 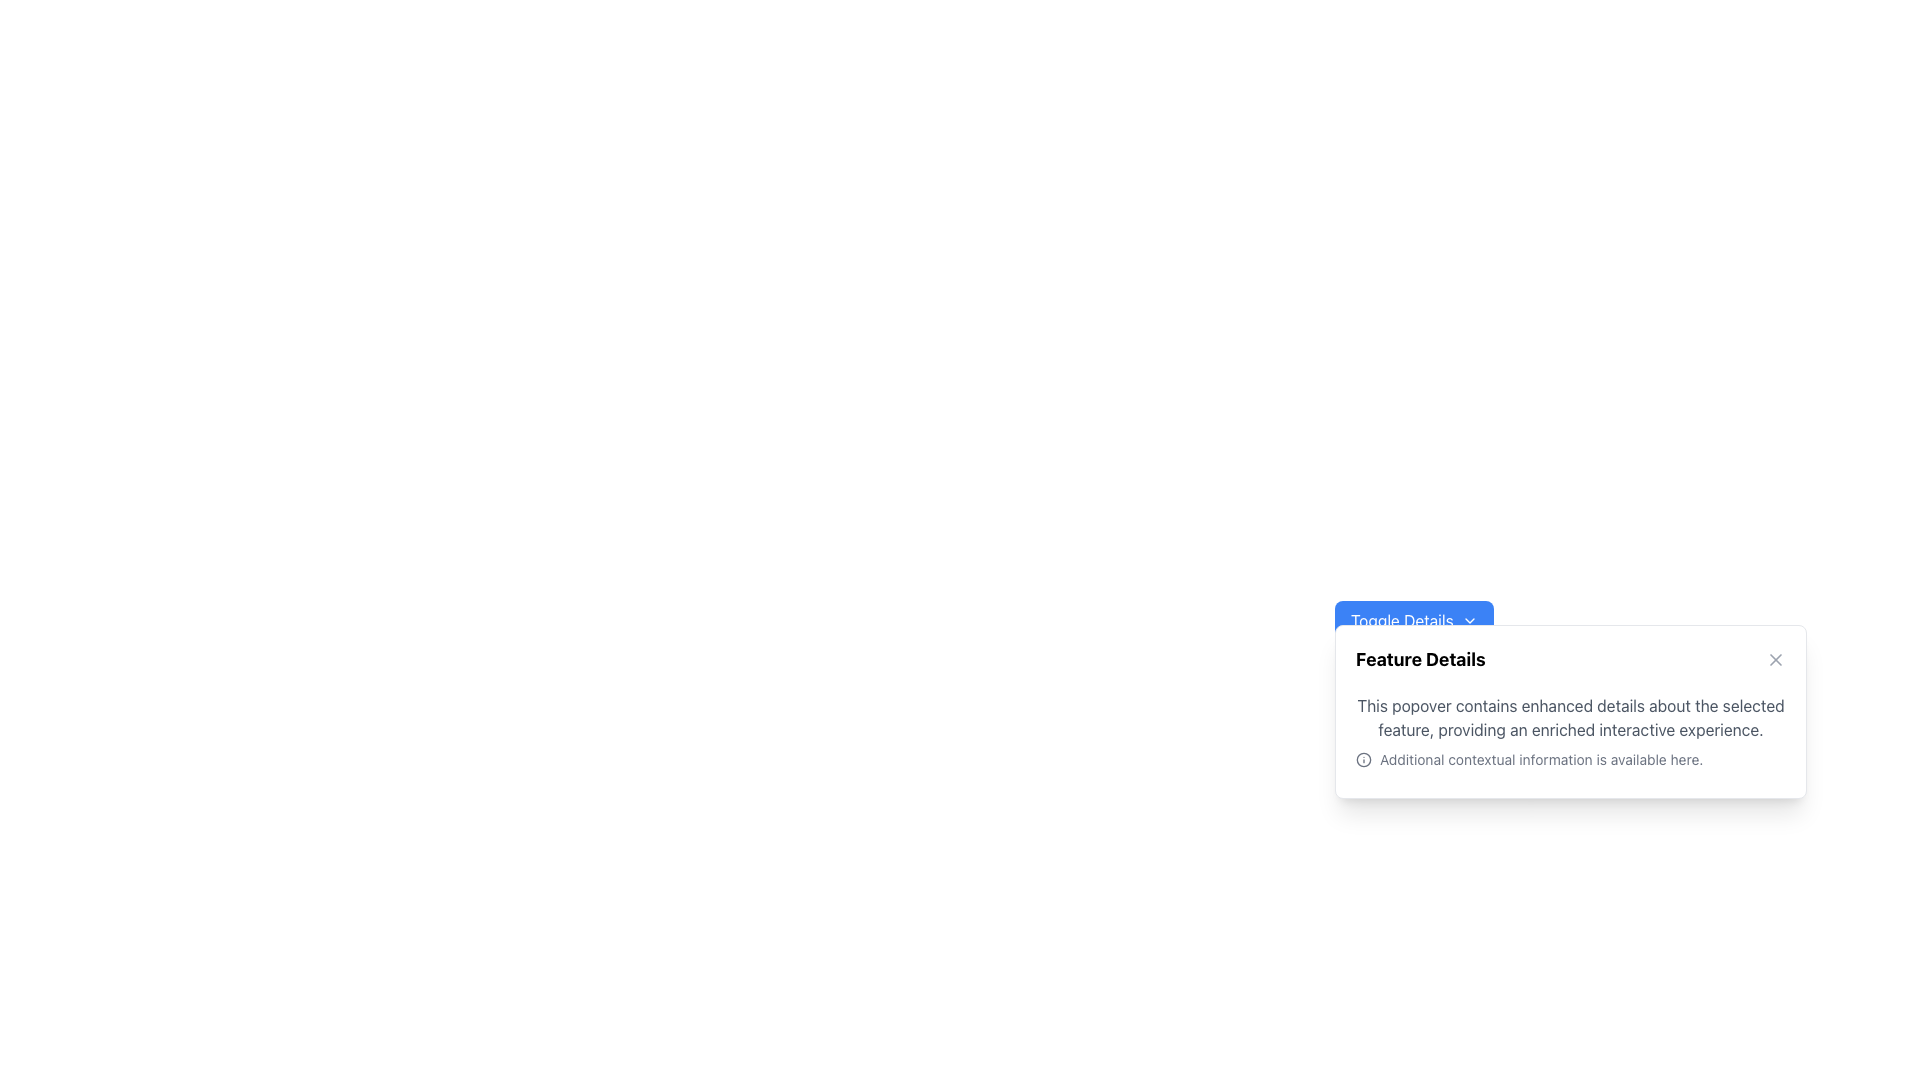 What do you see at coordinates (1569, 732) in the screenshot?
I see `information from the text block with inline icon located in the 'Feature Details' popover component` at bounding box center [1569, 732].